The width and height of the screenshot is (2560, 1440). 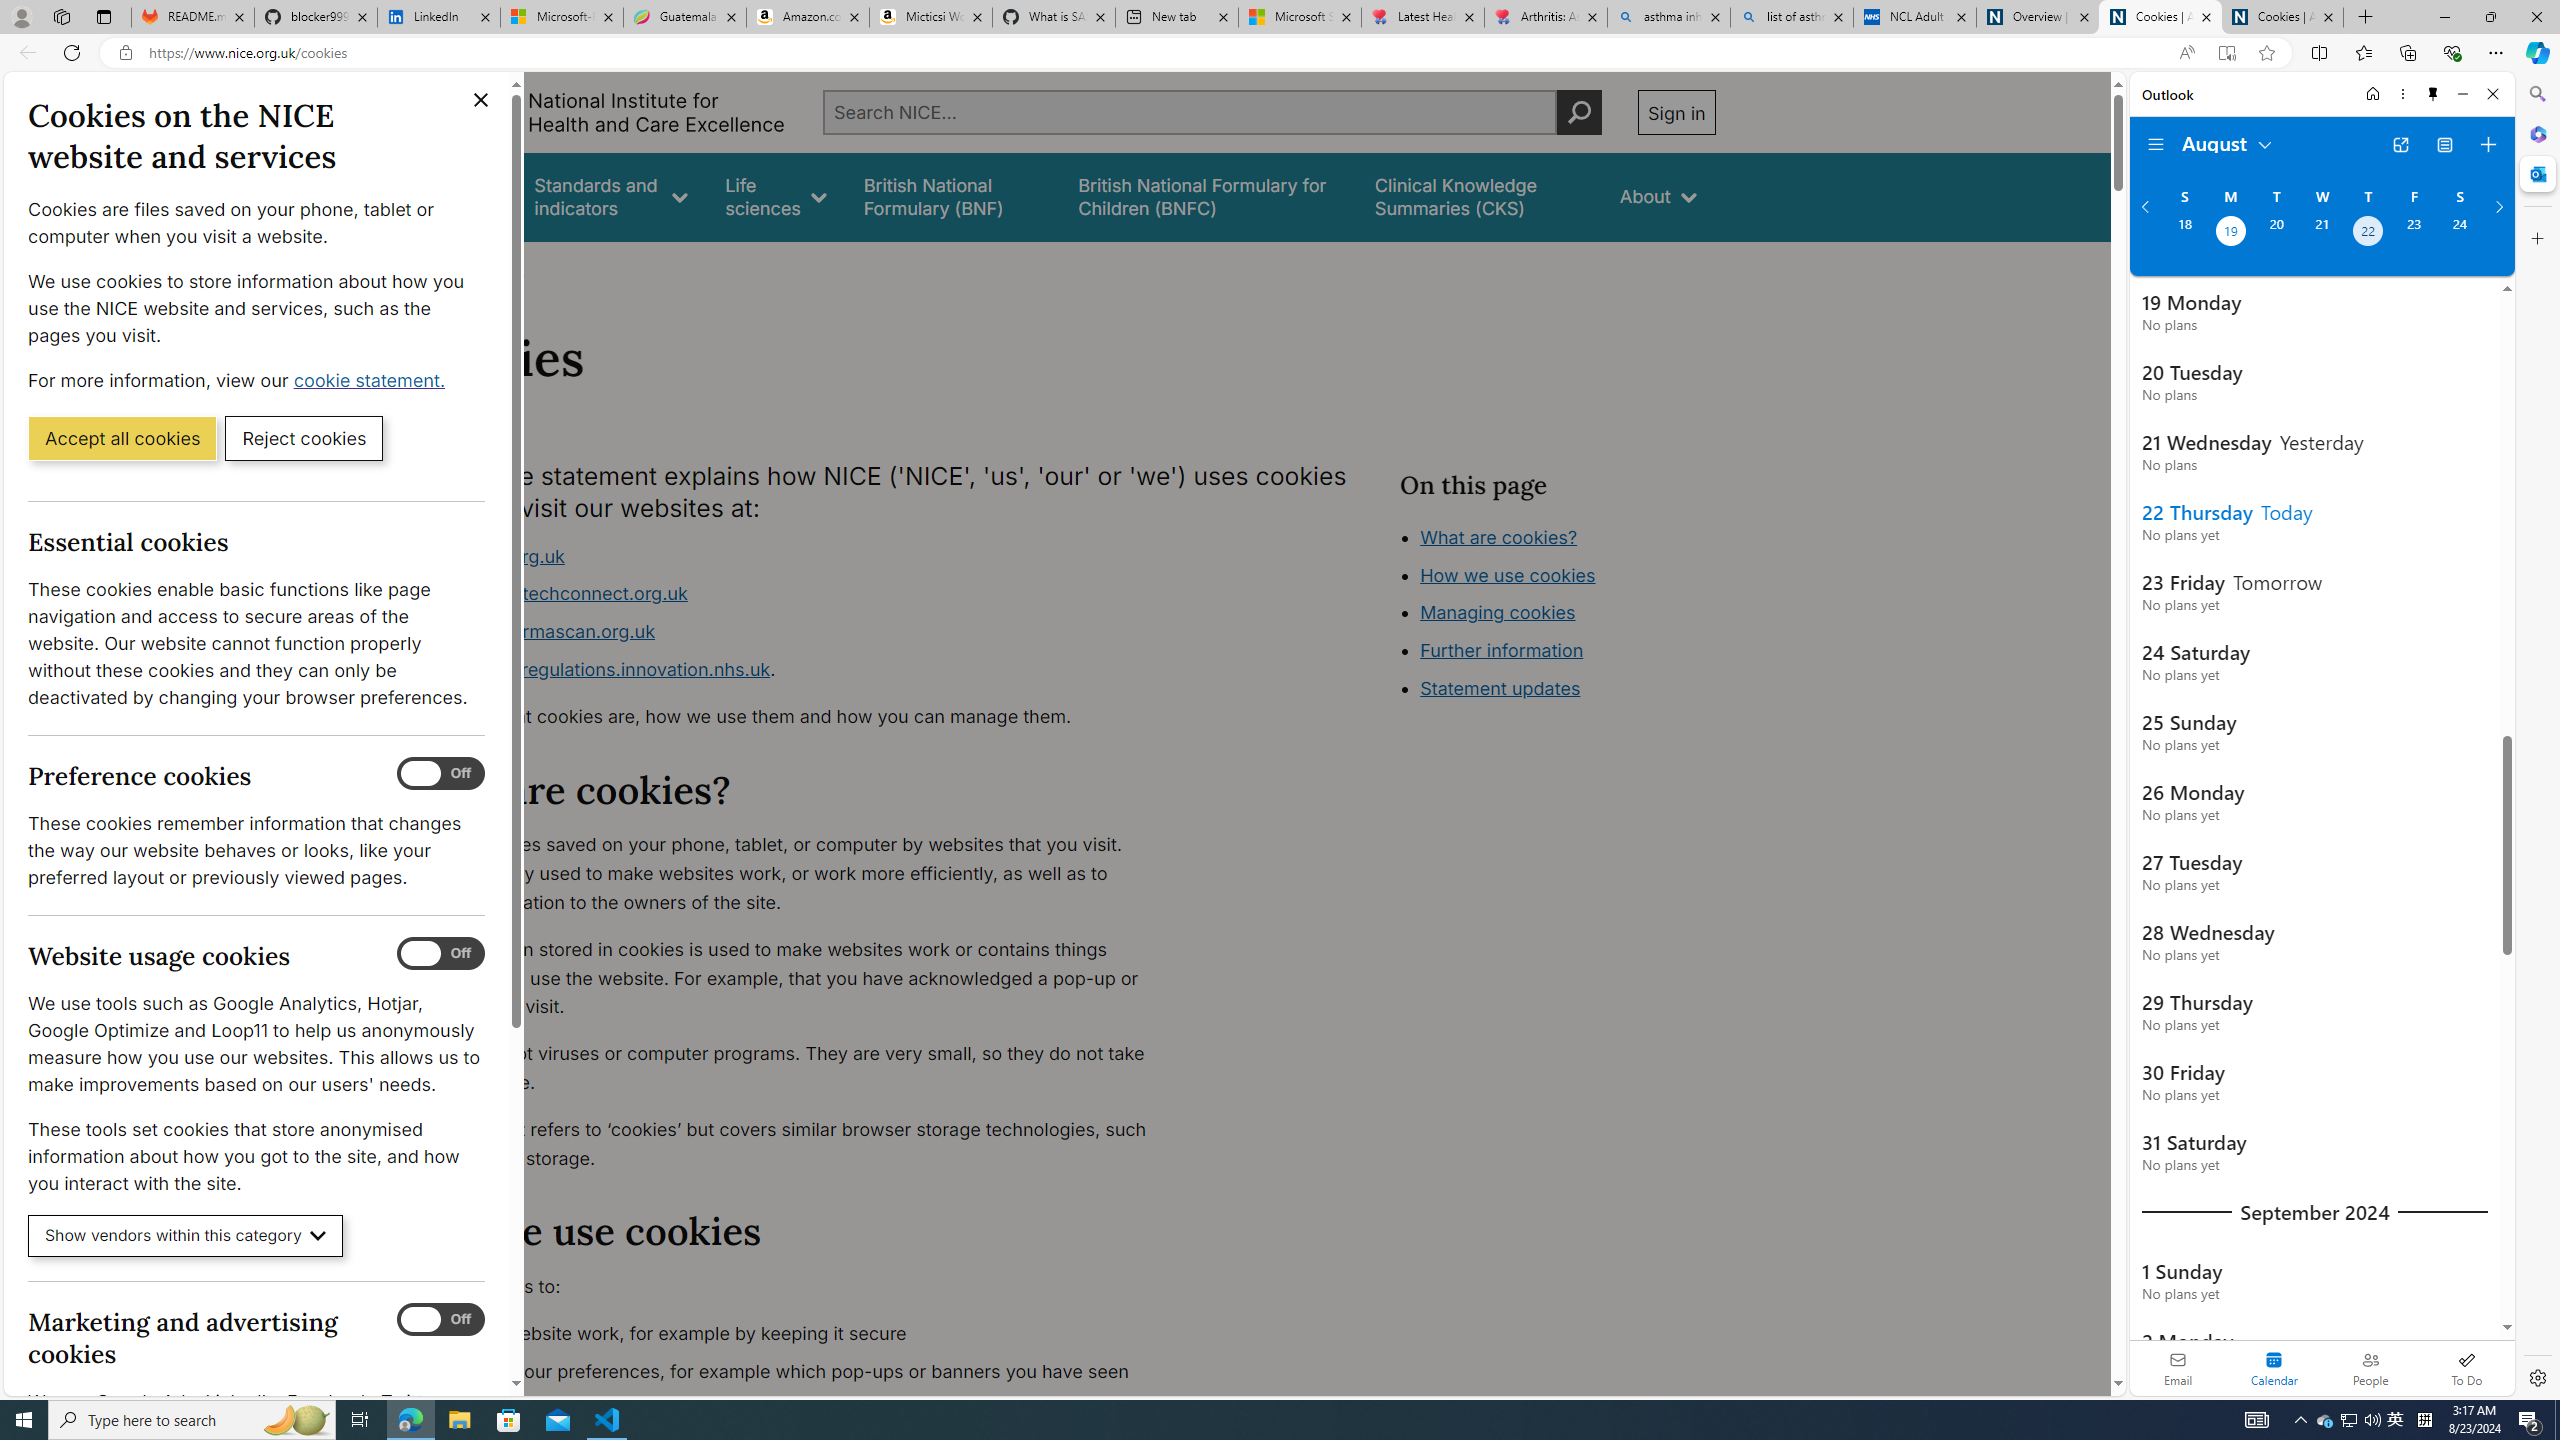 What do you see at coordinates (481, 99) in the screenshot?
I see `'Close cookie banner'` at bounding box center [481, 99].